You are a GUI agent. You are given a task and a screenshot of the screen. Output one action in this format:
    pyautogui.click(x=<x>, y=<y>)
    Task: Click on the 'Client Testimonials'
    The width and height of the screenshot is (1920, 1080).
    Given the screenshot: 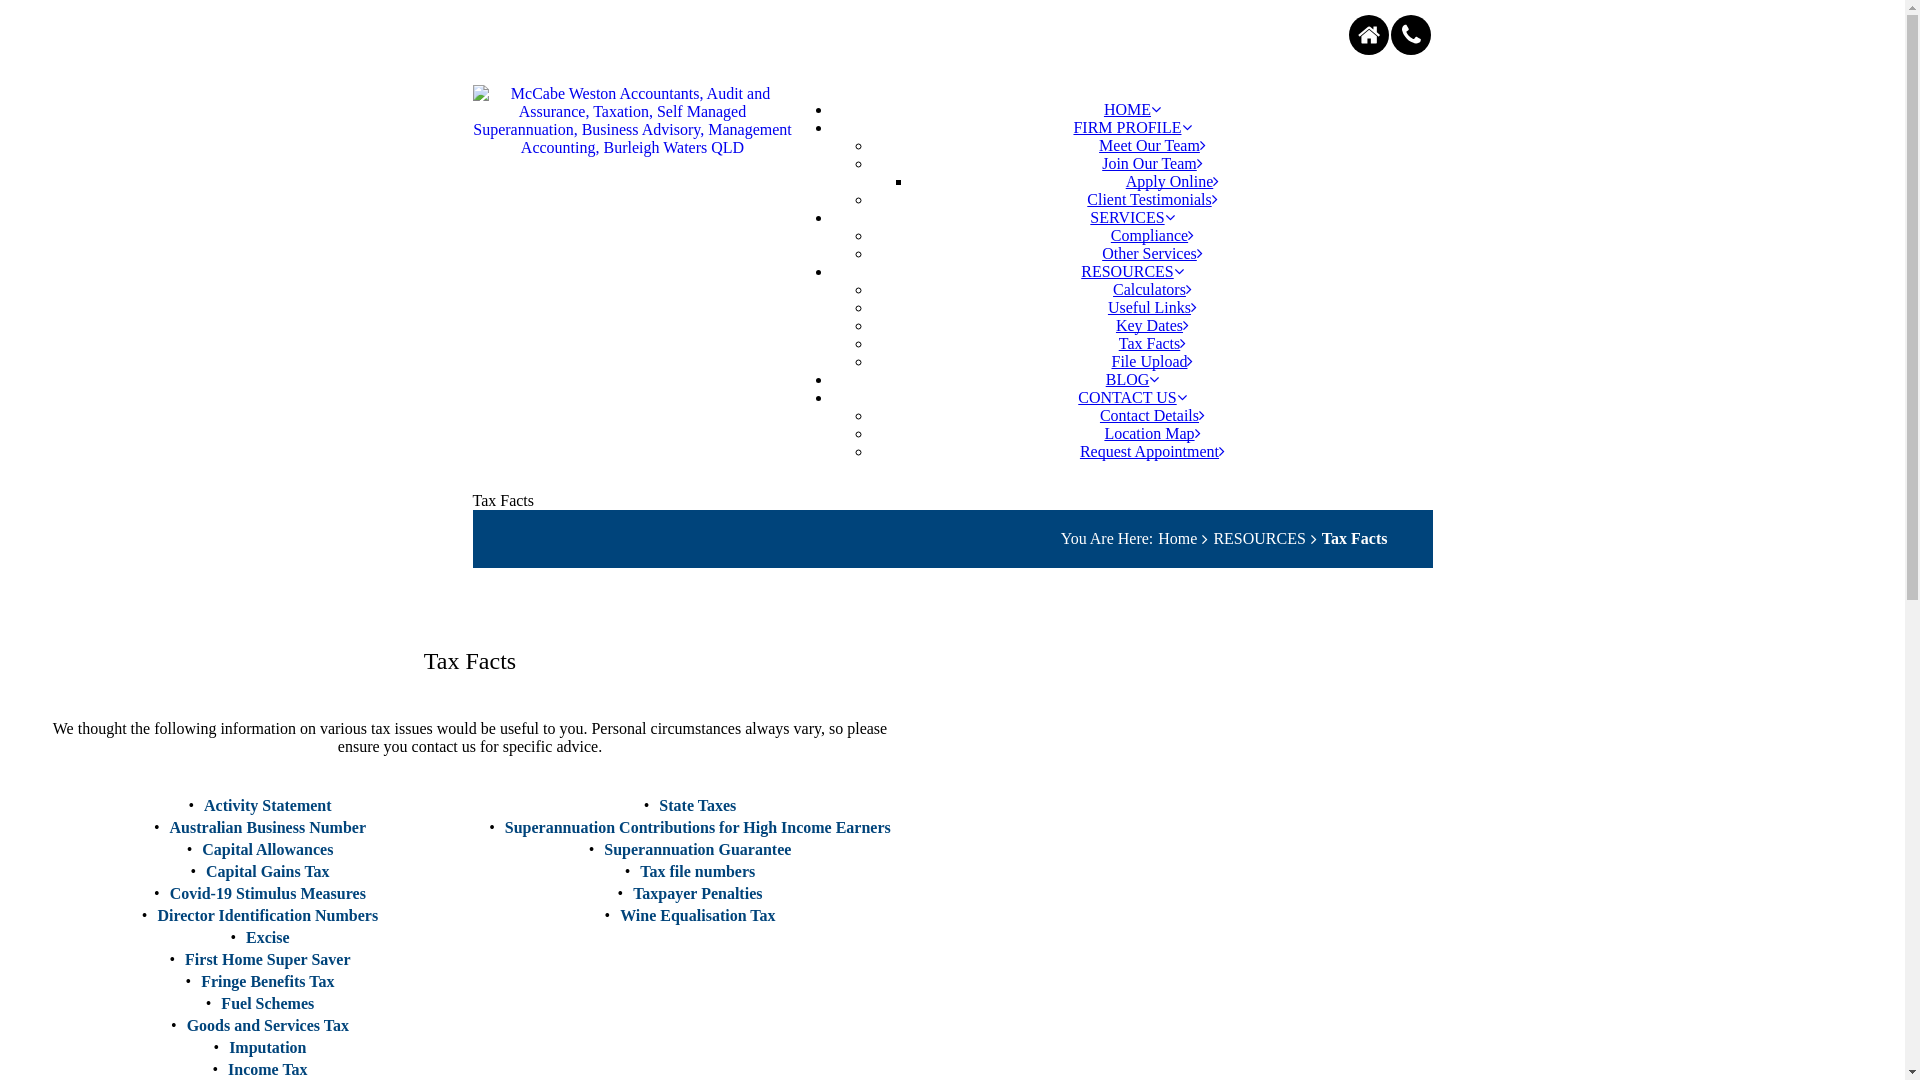 What is the action you would take?
    pyautogui.click(x=1152, y=199)
    